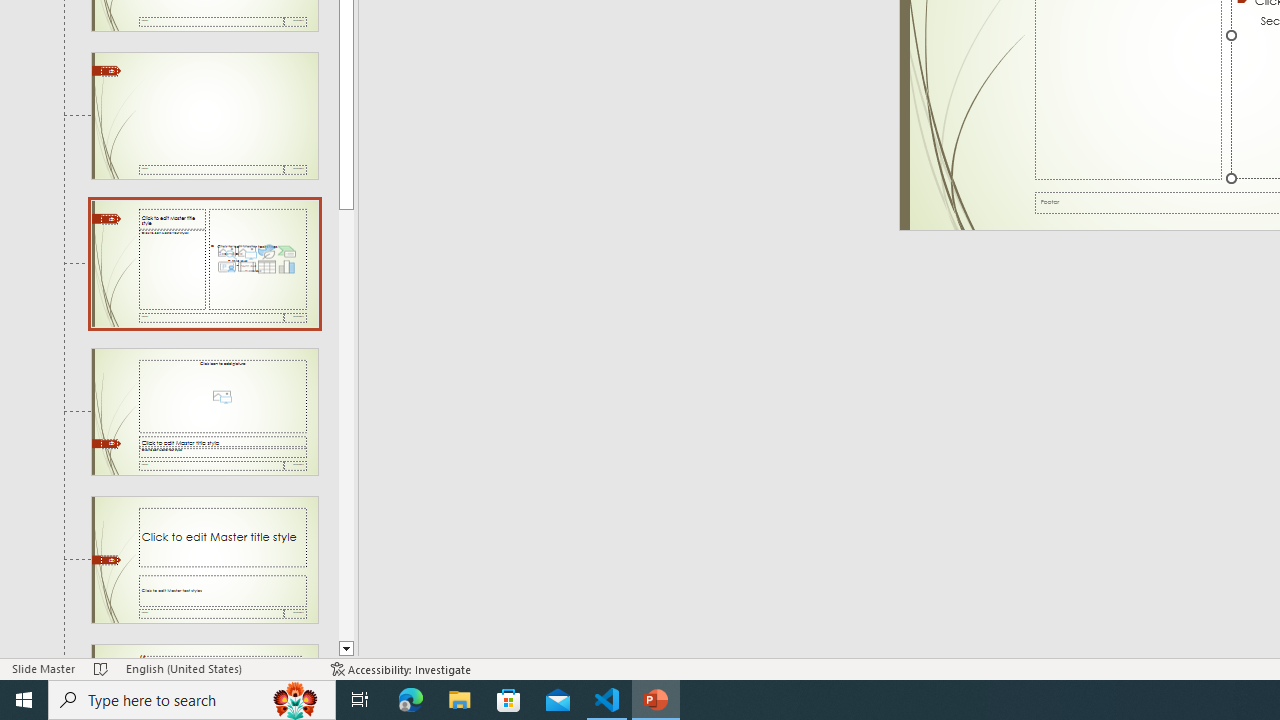  What do you see at coordinates (204, 411) in the screenshot?
I see `'Slide Picture with Caption Layout: used by no slides'` at bounding box center [204, 411].